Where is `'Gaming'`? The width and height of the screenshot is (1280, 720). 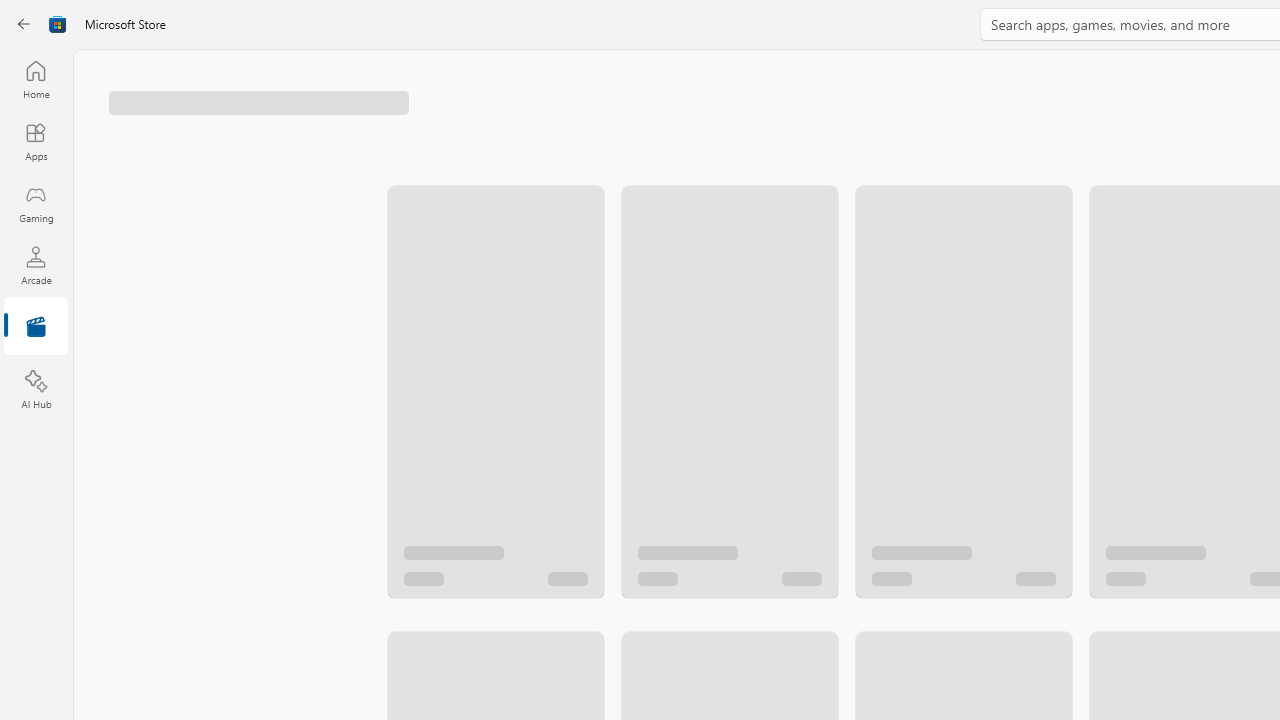 'Gaming' is located at coordinates (35, 203).